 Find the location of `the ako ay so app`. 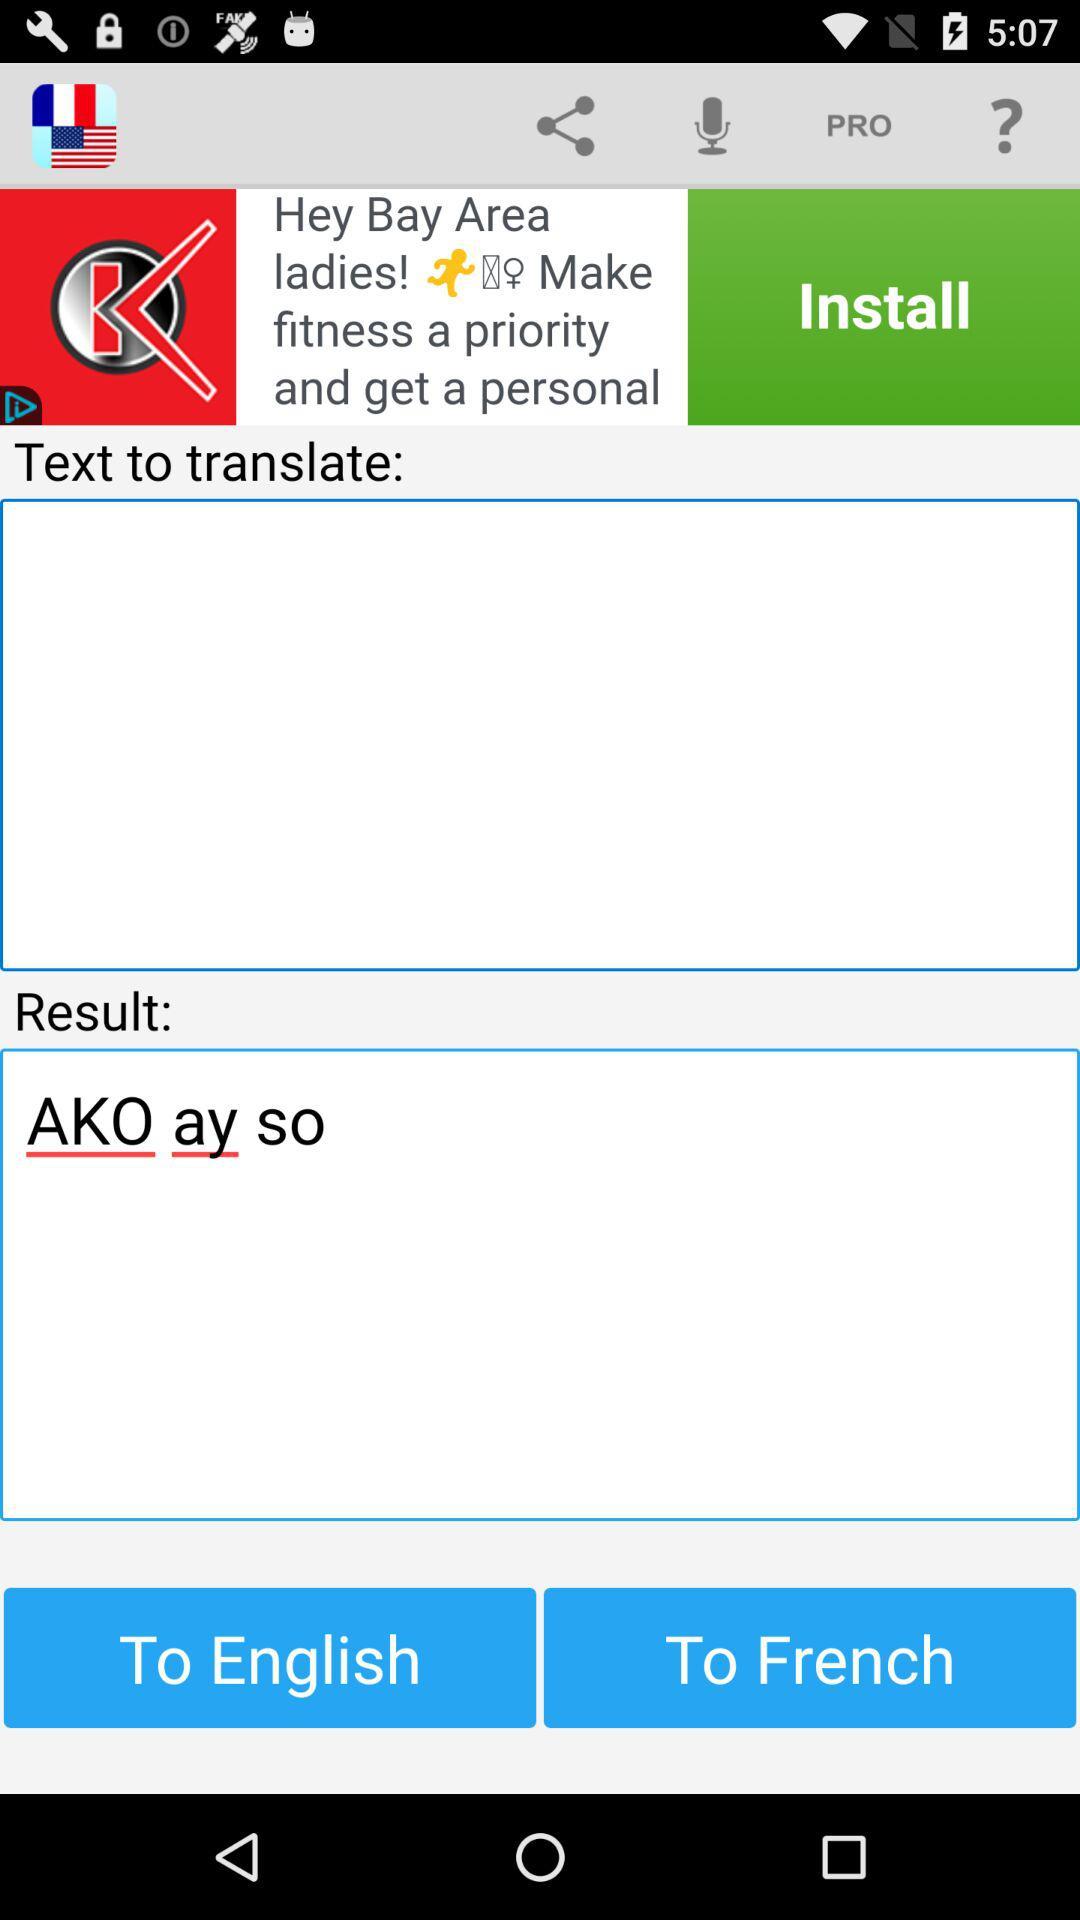

the ako ay so app is located at coordinates (540, 1284).